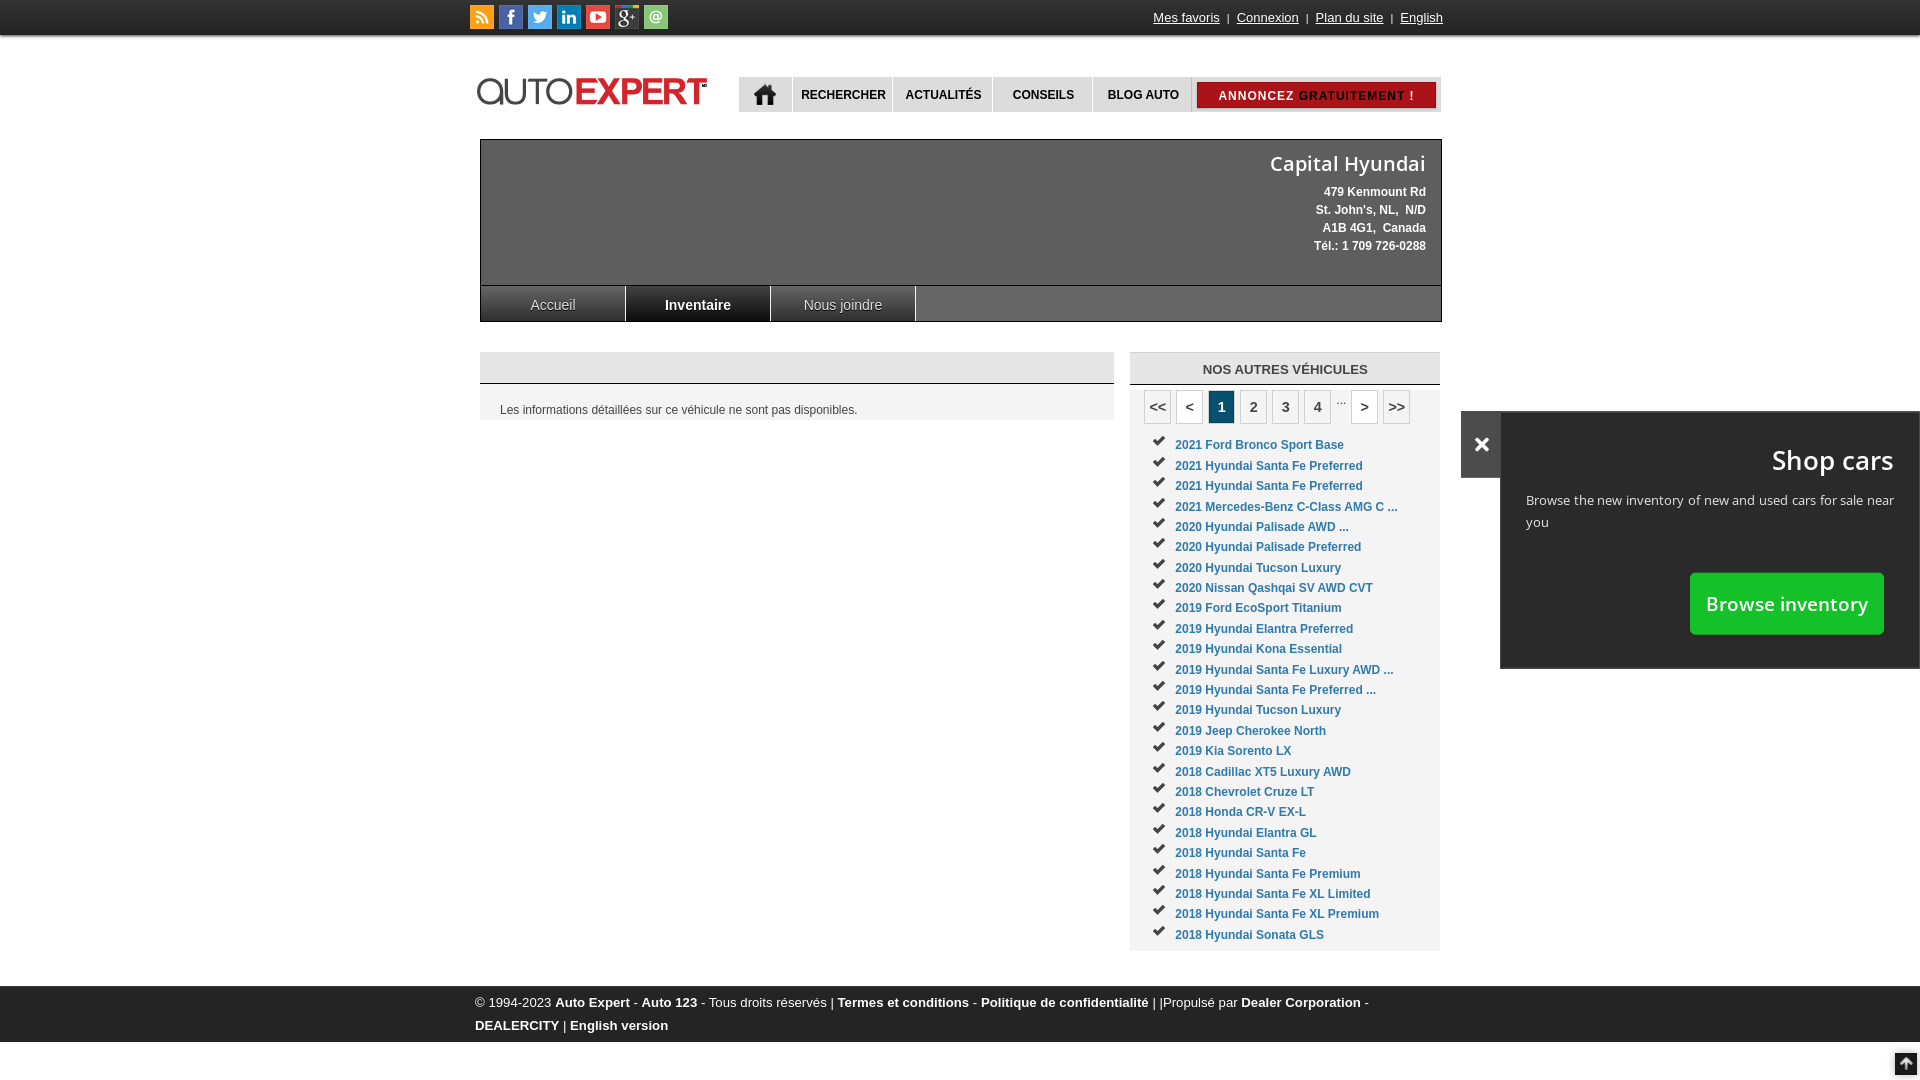 This screenshot has width=1920, height=1080. Describe the element at coordinates (1258, 443) in the screenshot. I see `'2021 Ford Bronco Sport Base'` at that location.